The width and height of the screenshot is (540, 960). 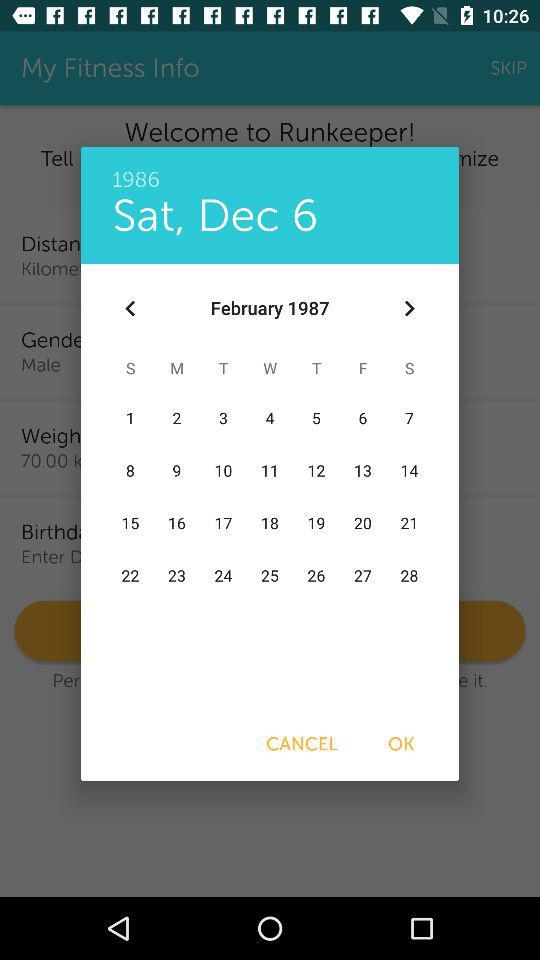 I want to click on item below the 1986 item, so click(x=408, y=308).